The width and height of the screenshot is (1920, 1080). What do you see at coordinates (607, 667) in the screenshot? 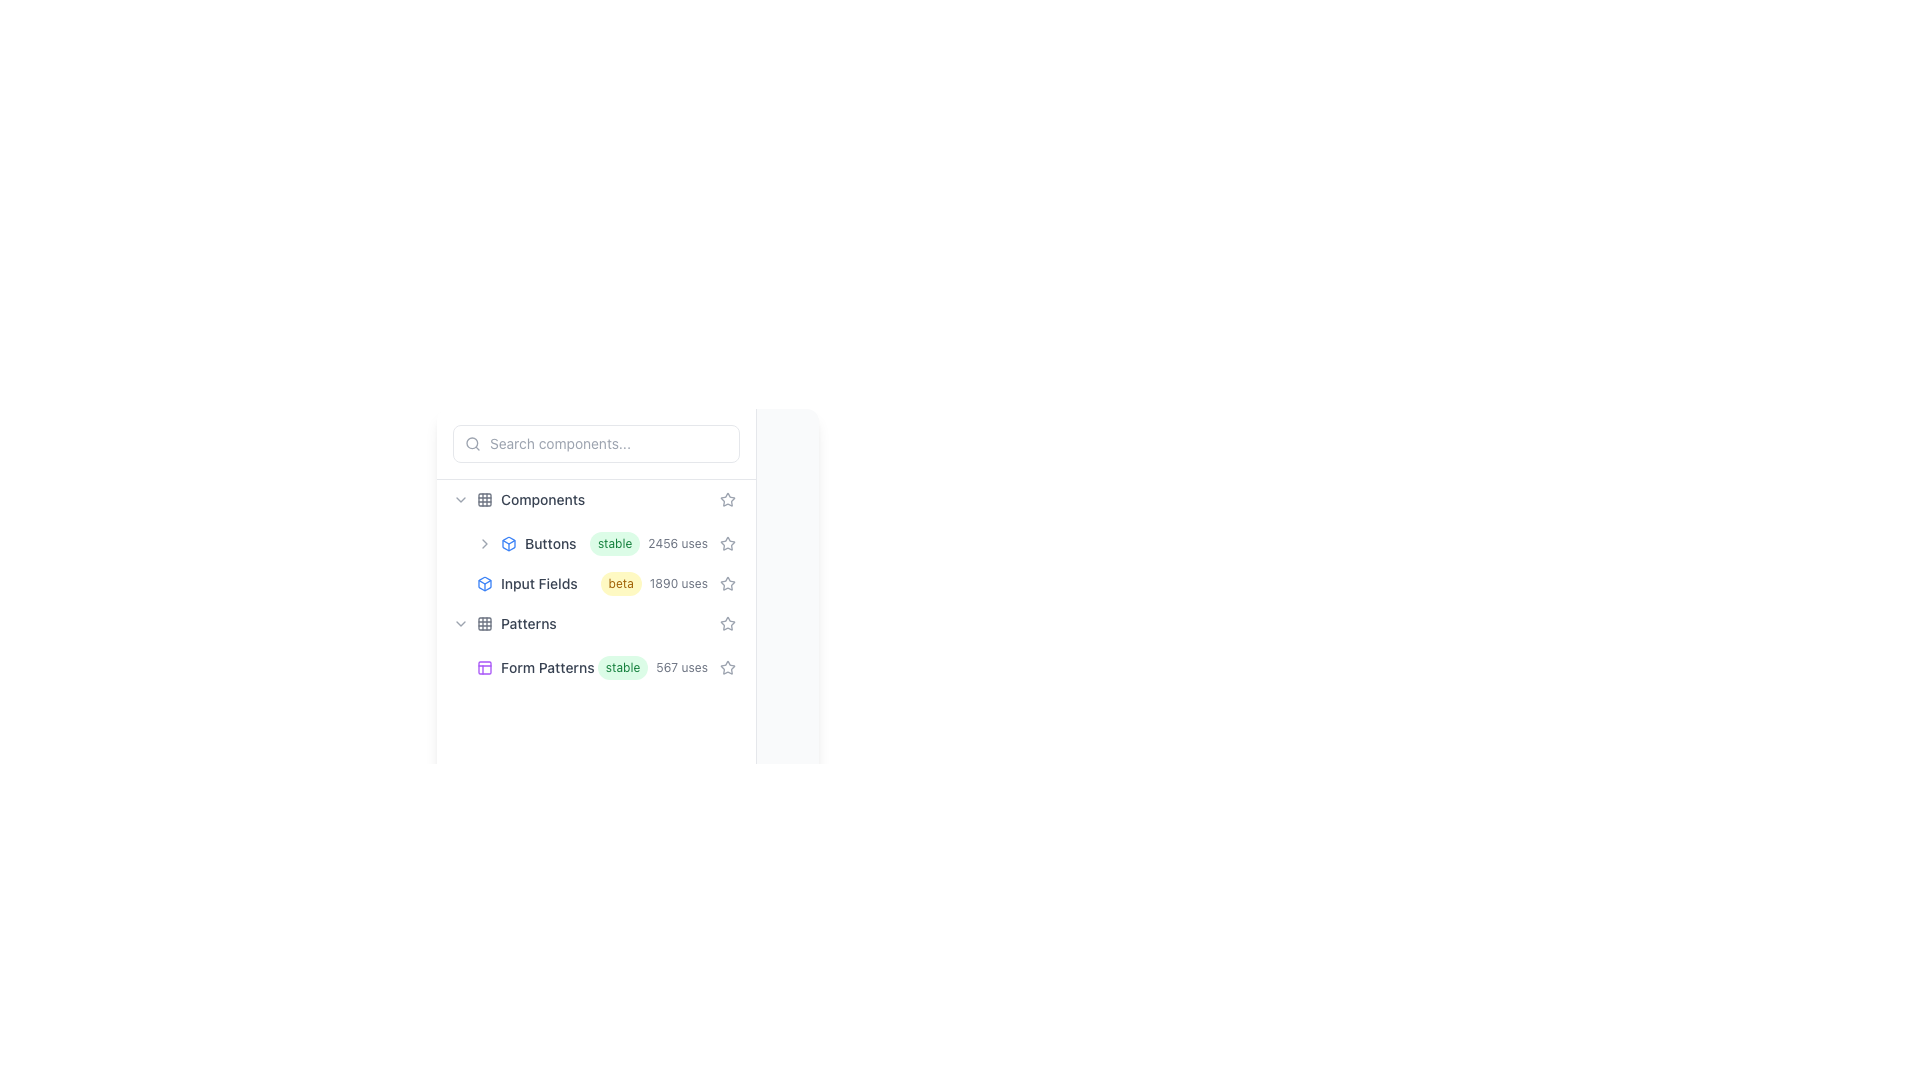
I see `the navigation list item labeled 'Form Patterns' with a green background and '567 uses' in gray text` at bounding box center [607, 667].